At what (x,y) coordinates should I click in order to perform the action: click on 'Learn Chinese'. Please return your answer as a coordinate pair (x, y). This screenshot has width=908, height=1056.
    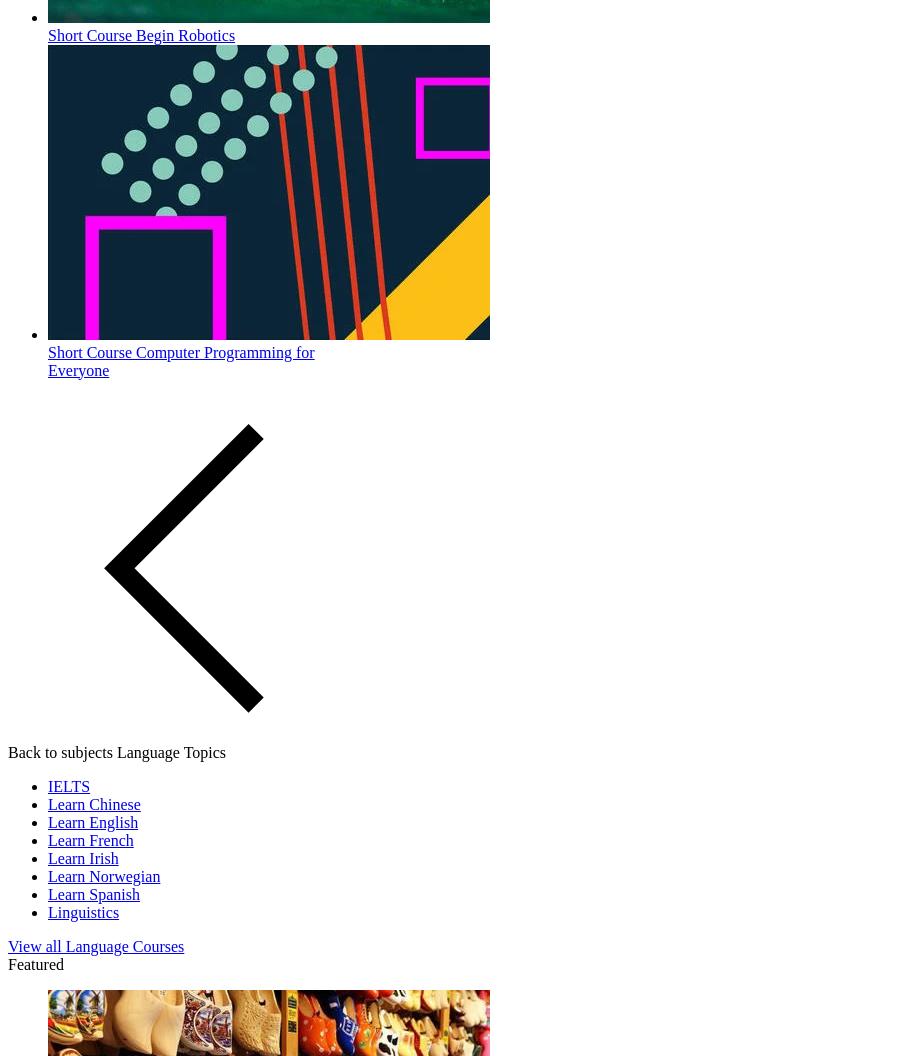
    Looking at the image, I should click on (92, 803).